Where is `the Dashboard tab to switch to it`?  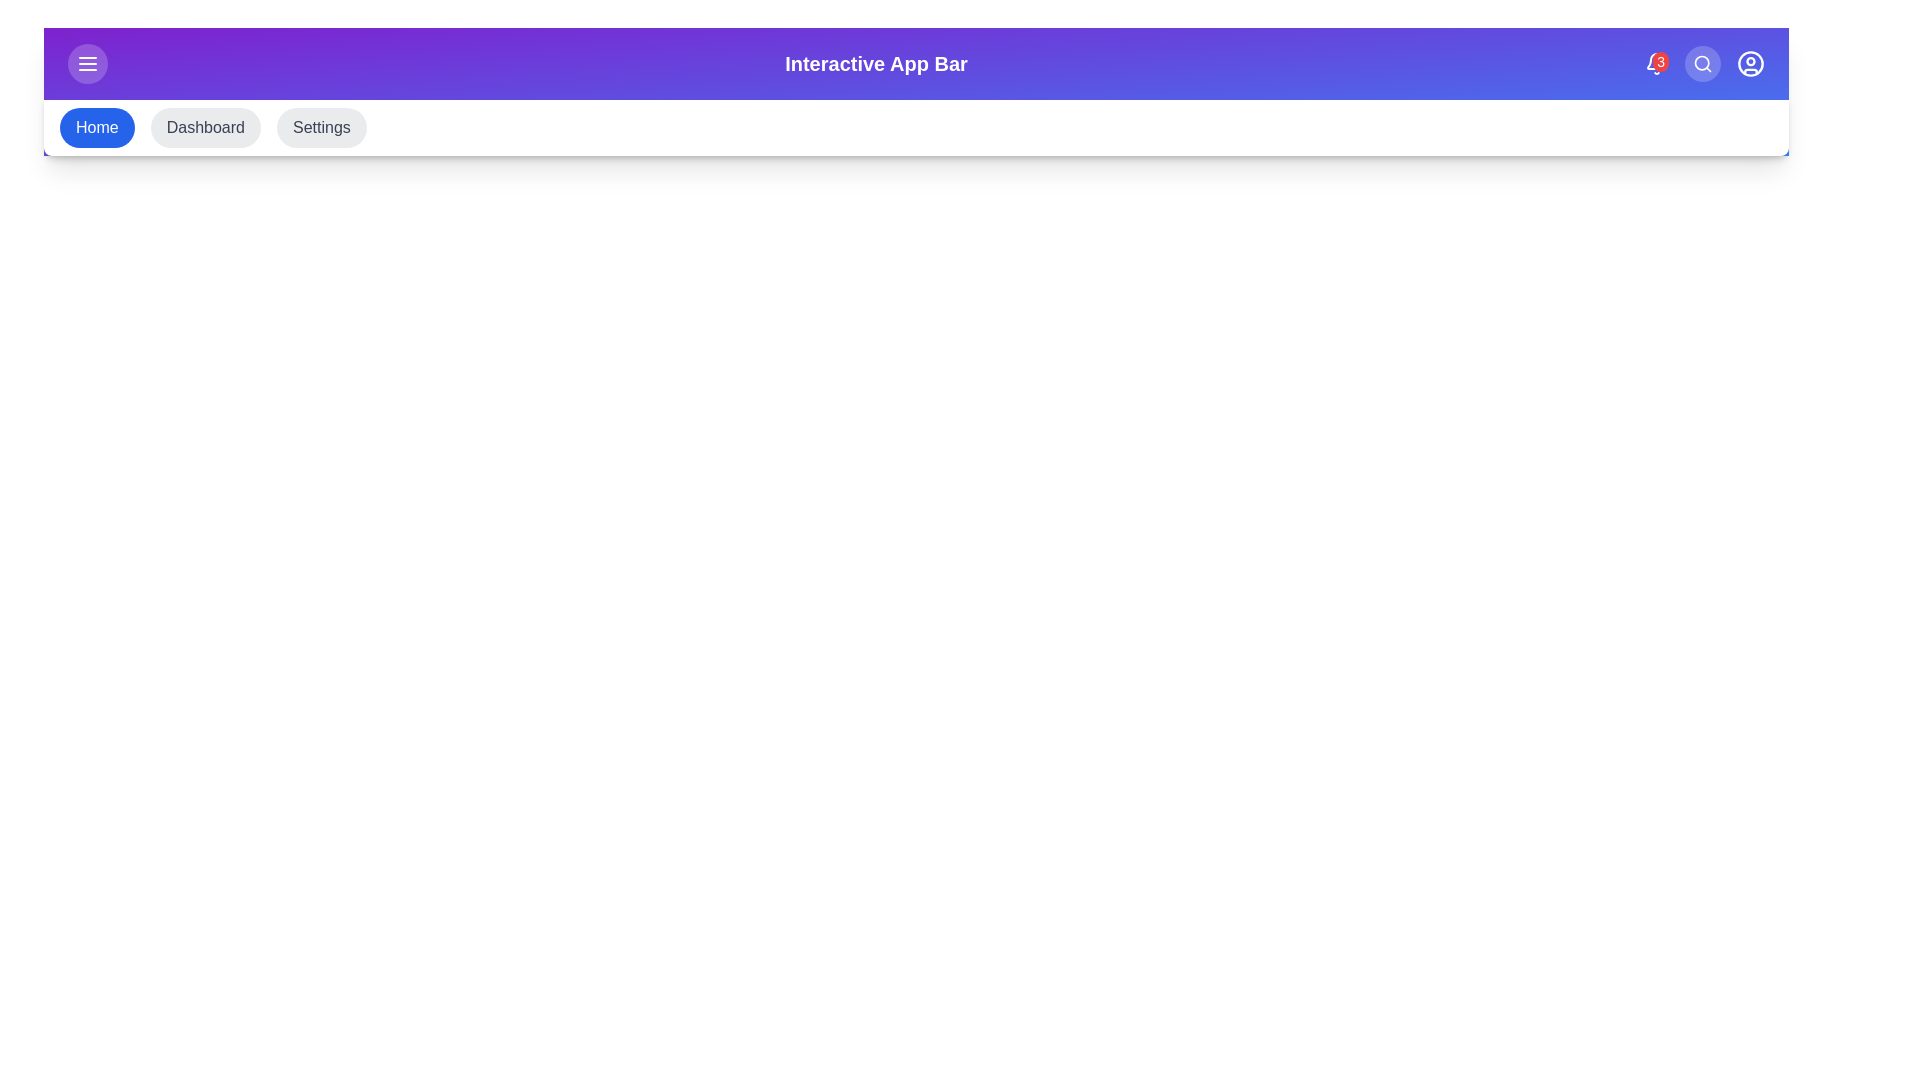 the Dashboard tab to switch to it is located at coordinates (205, 127).